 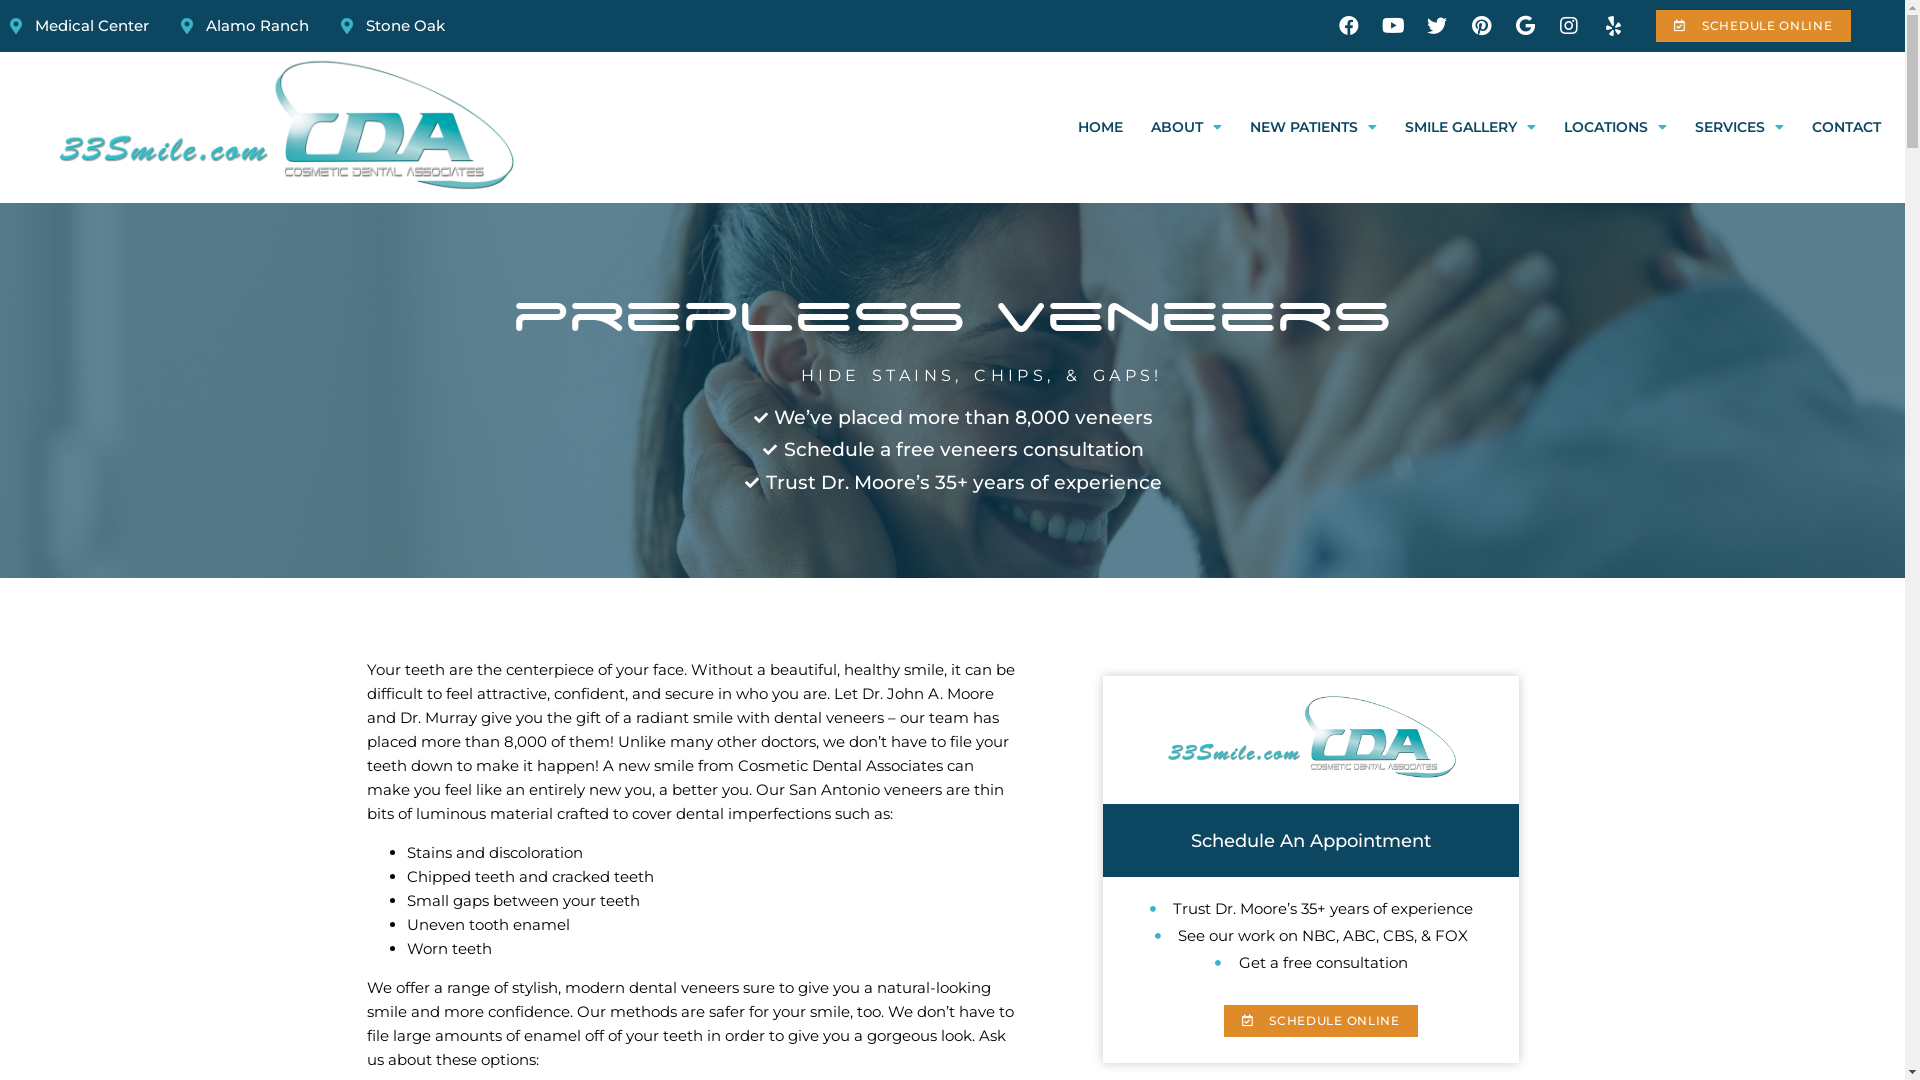 What do you see at coordinates (1099, 127) in the screenshot?
I see `'HOME'` at bounding box center [1099, 127].